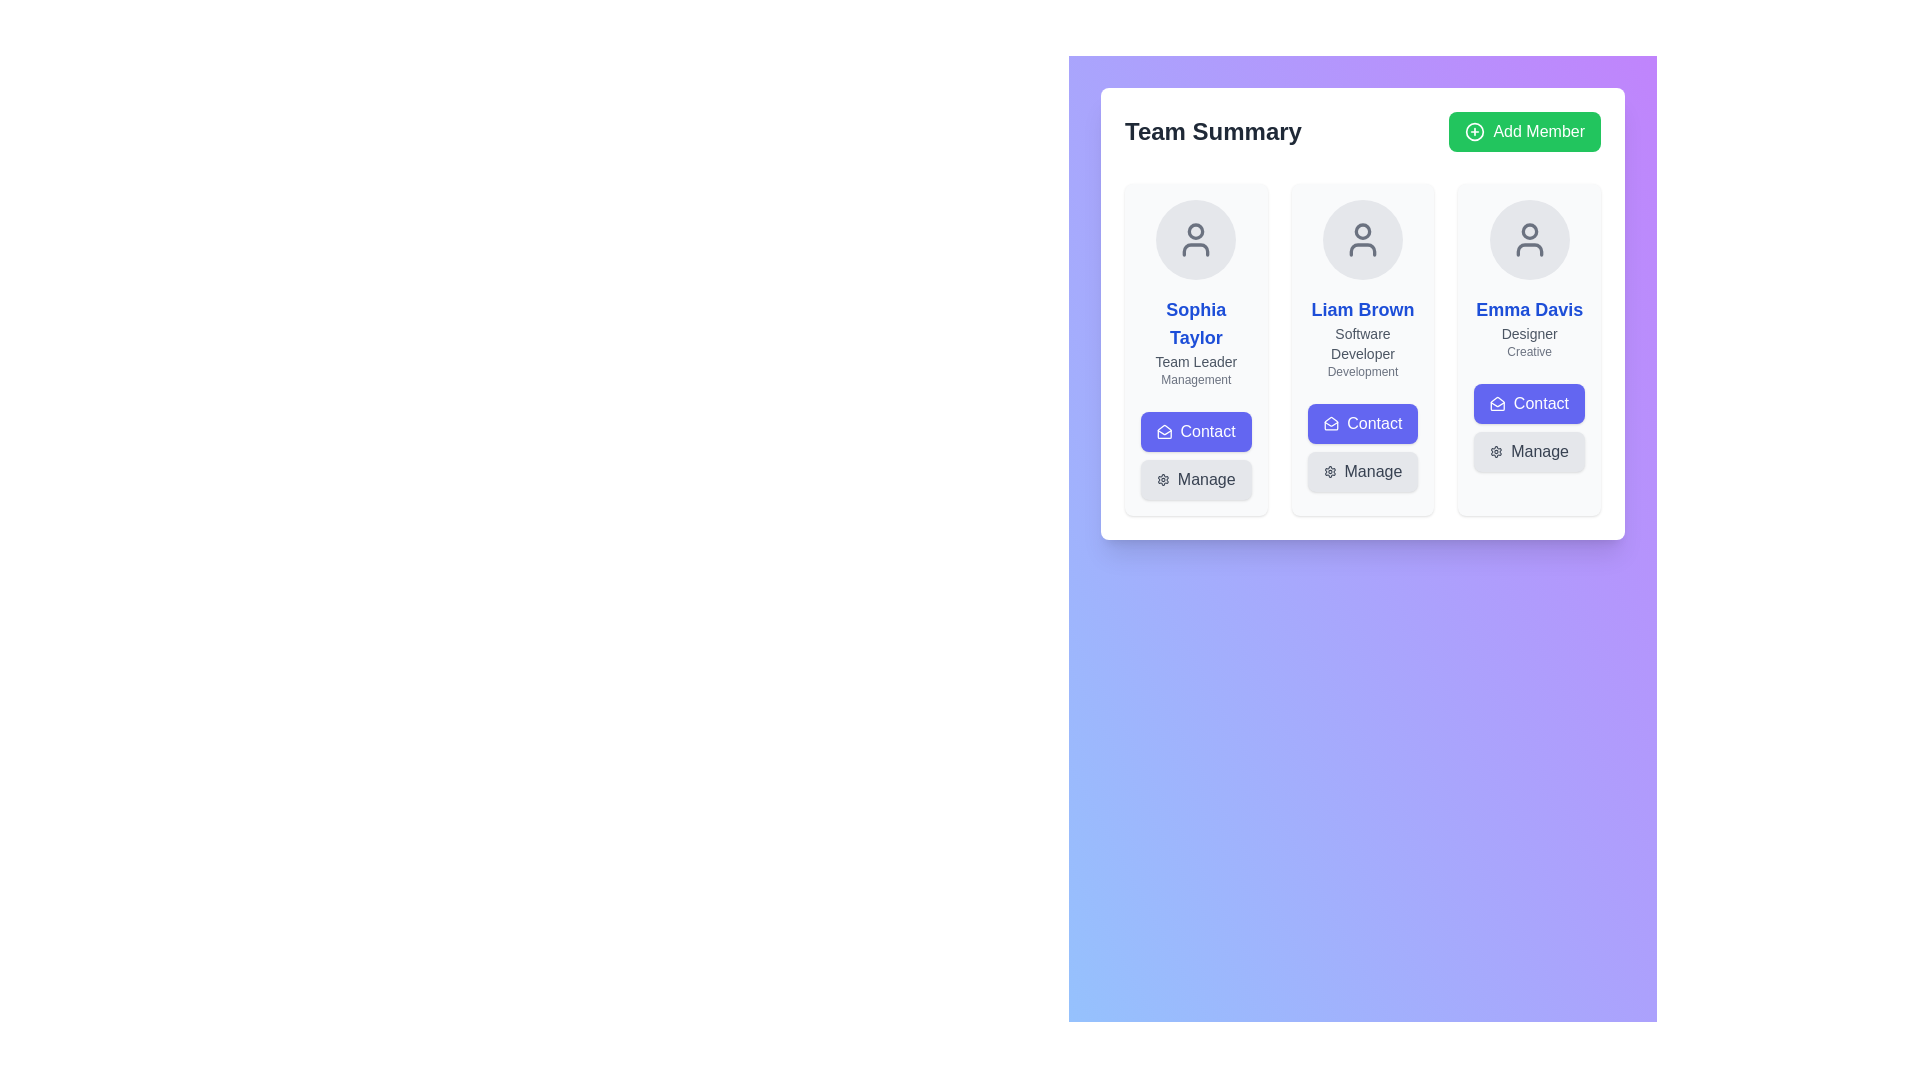  I want to click on the mail icon in the 'Contact' button, which features a clean, outlined envelope design against a purple background, located in the bottom section of the third card labeled 'Emma Davis', so click(1498, 404).